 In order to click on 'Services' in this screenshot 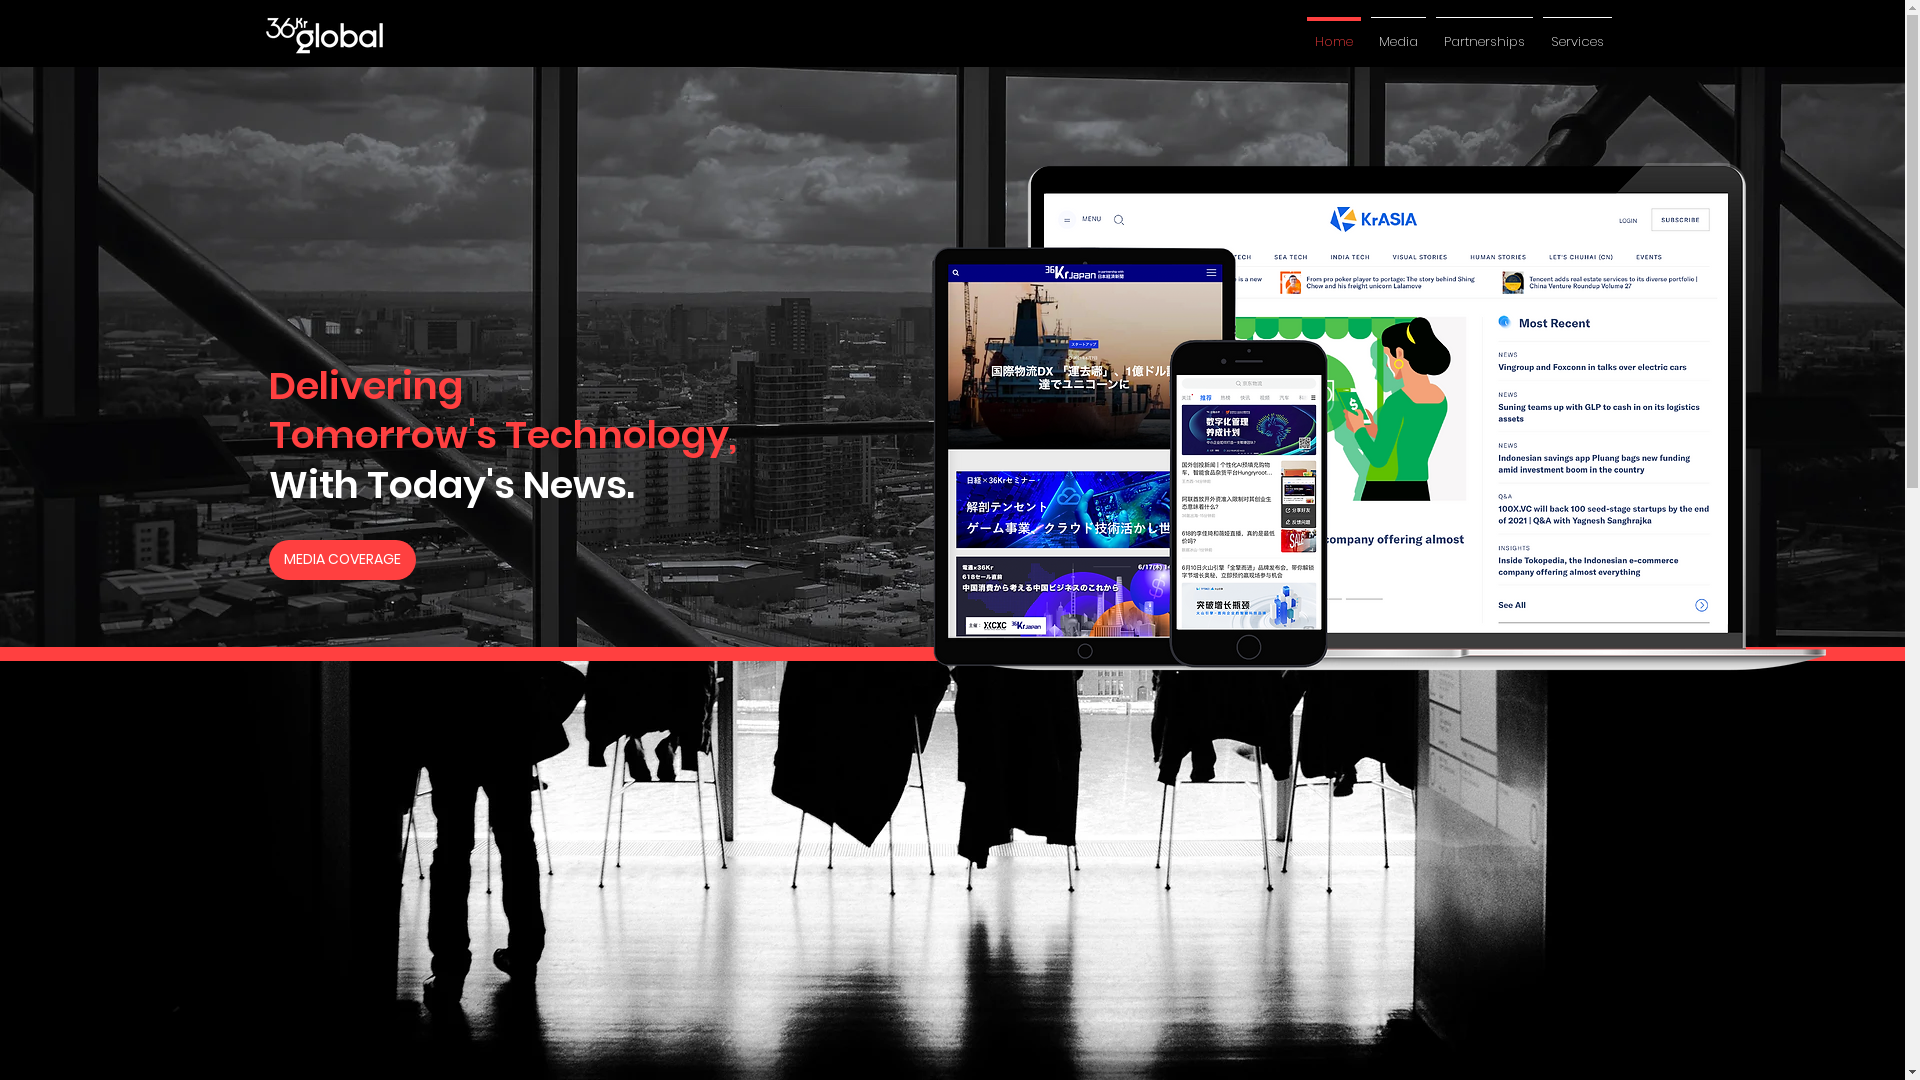, I will do `click(1576, 33)`.